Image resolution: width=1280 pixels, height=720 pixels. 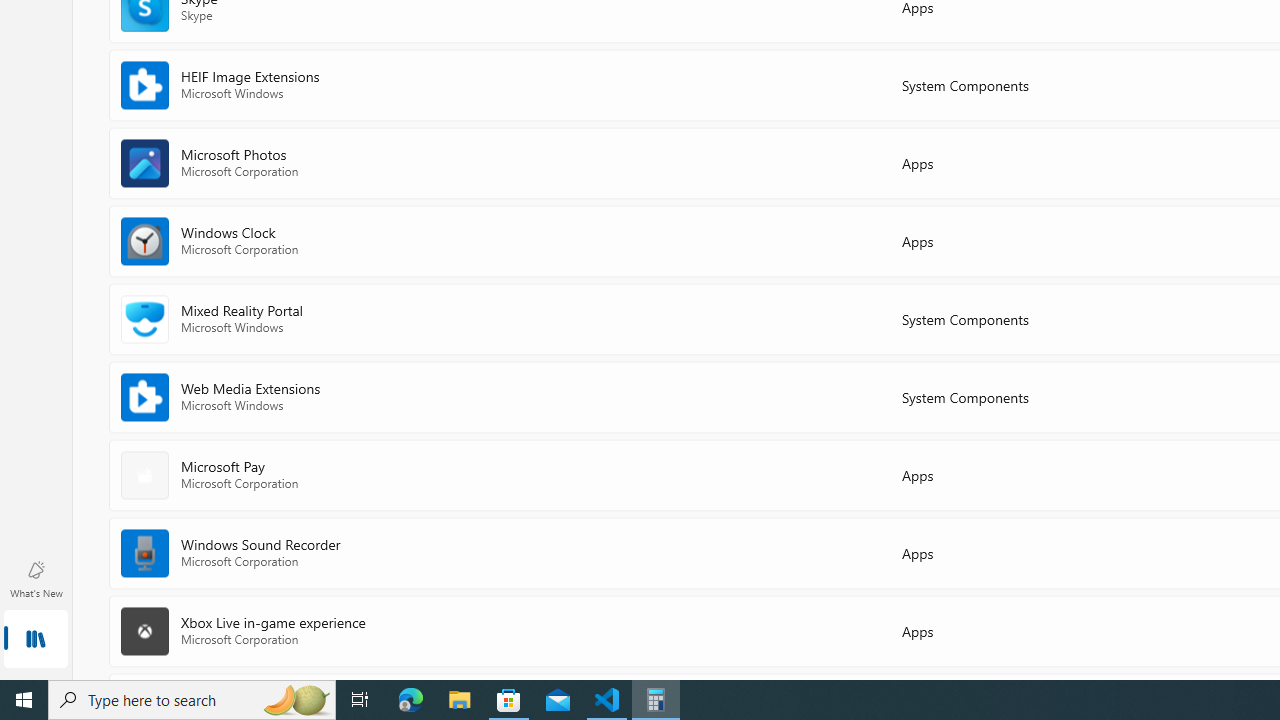 I want to click on 'Start', so click(x=24, y=698).